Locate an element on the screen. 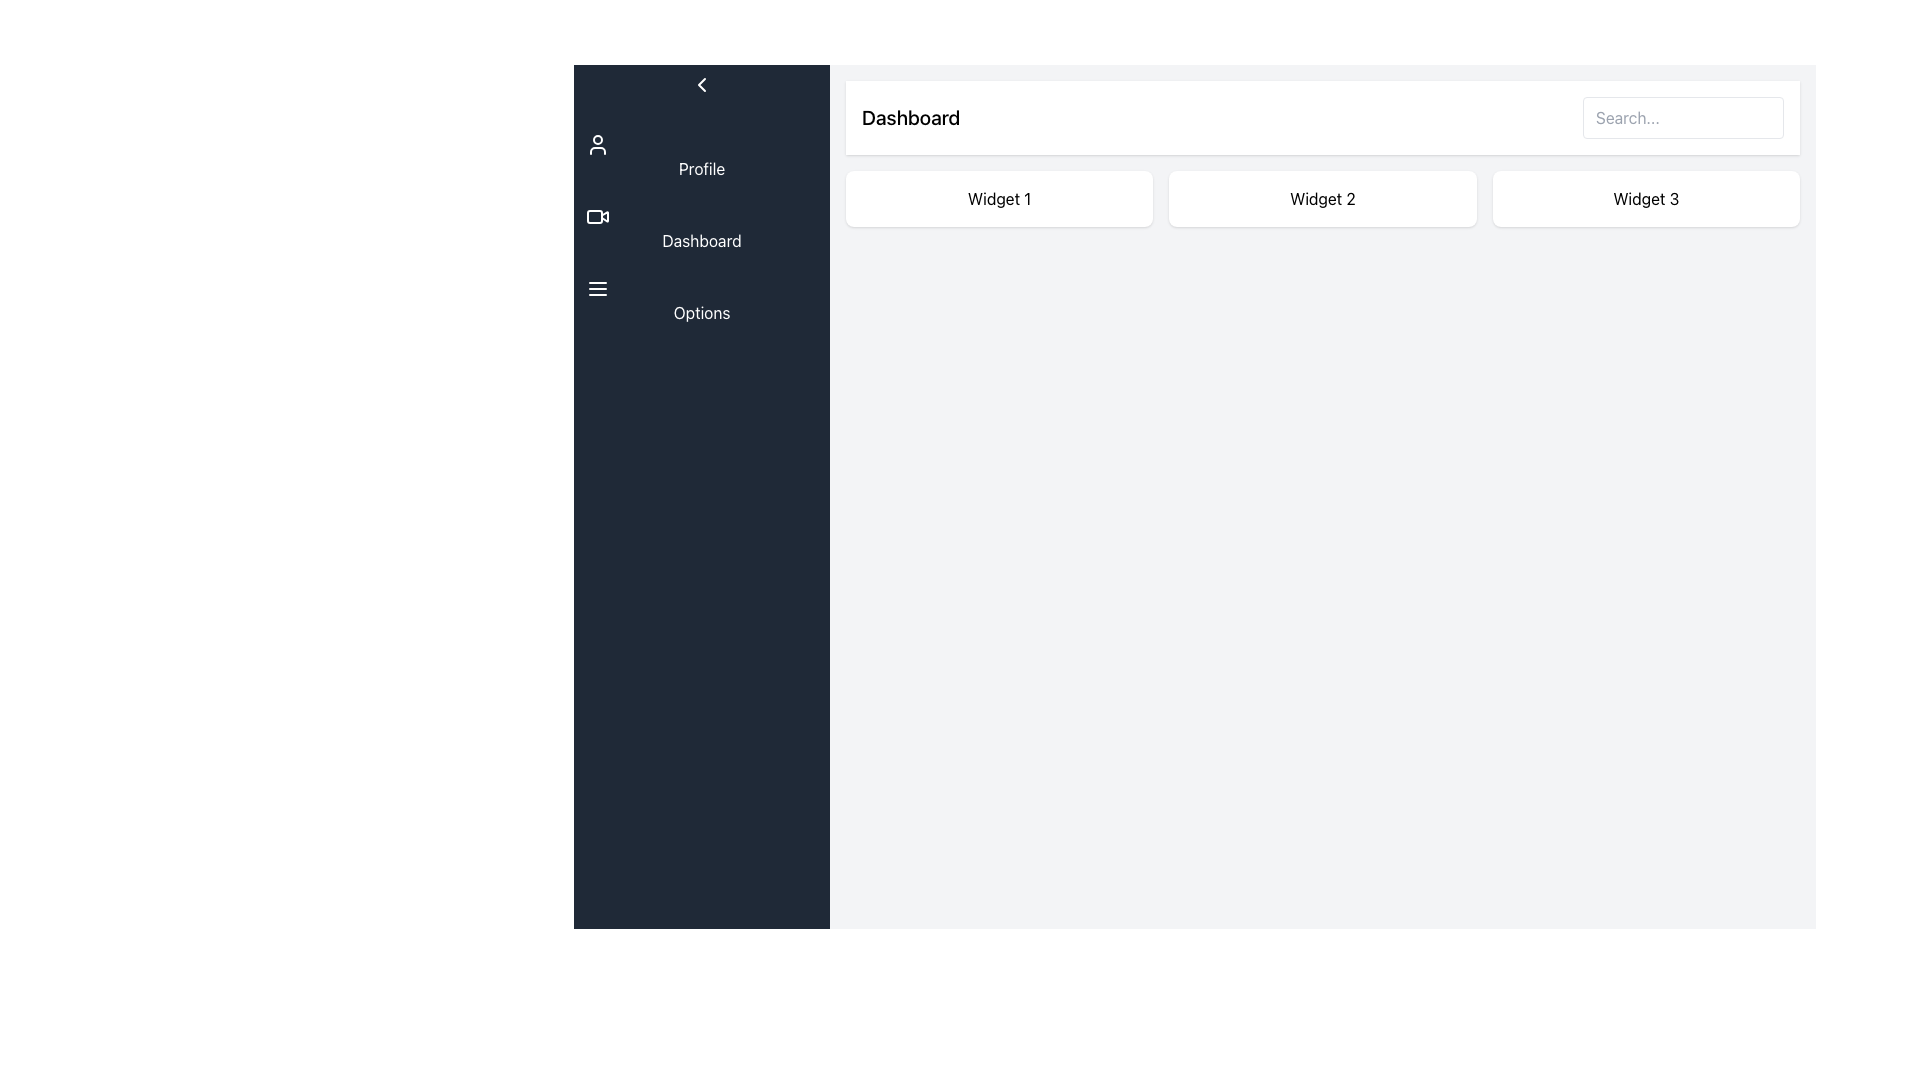 This screenshot has height=1080, width=1920. the Hamburger menu icon located within the 'Options' button on the vertical menu bar, positioned to the left of the 'Options' text is located at coordinates (597, 289).